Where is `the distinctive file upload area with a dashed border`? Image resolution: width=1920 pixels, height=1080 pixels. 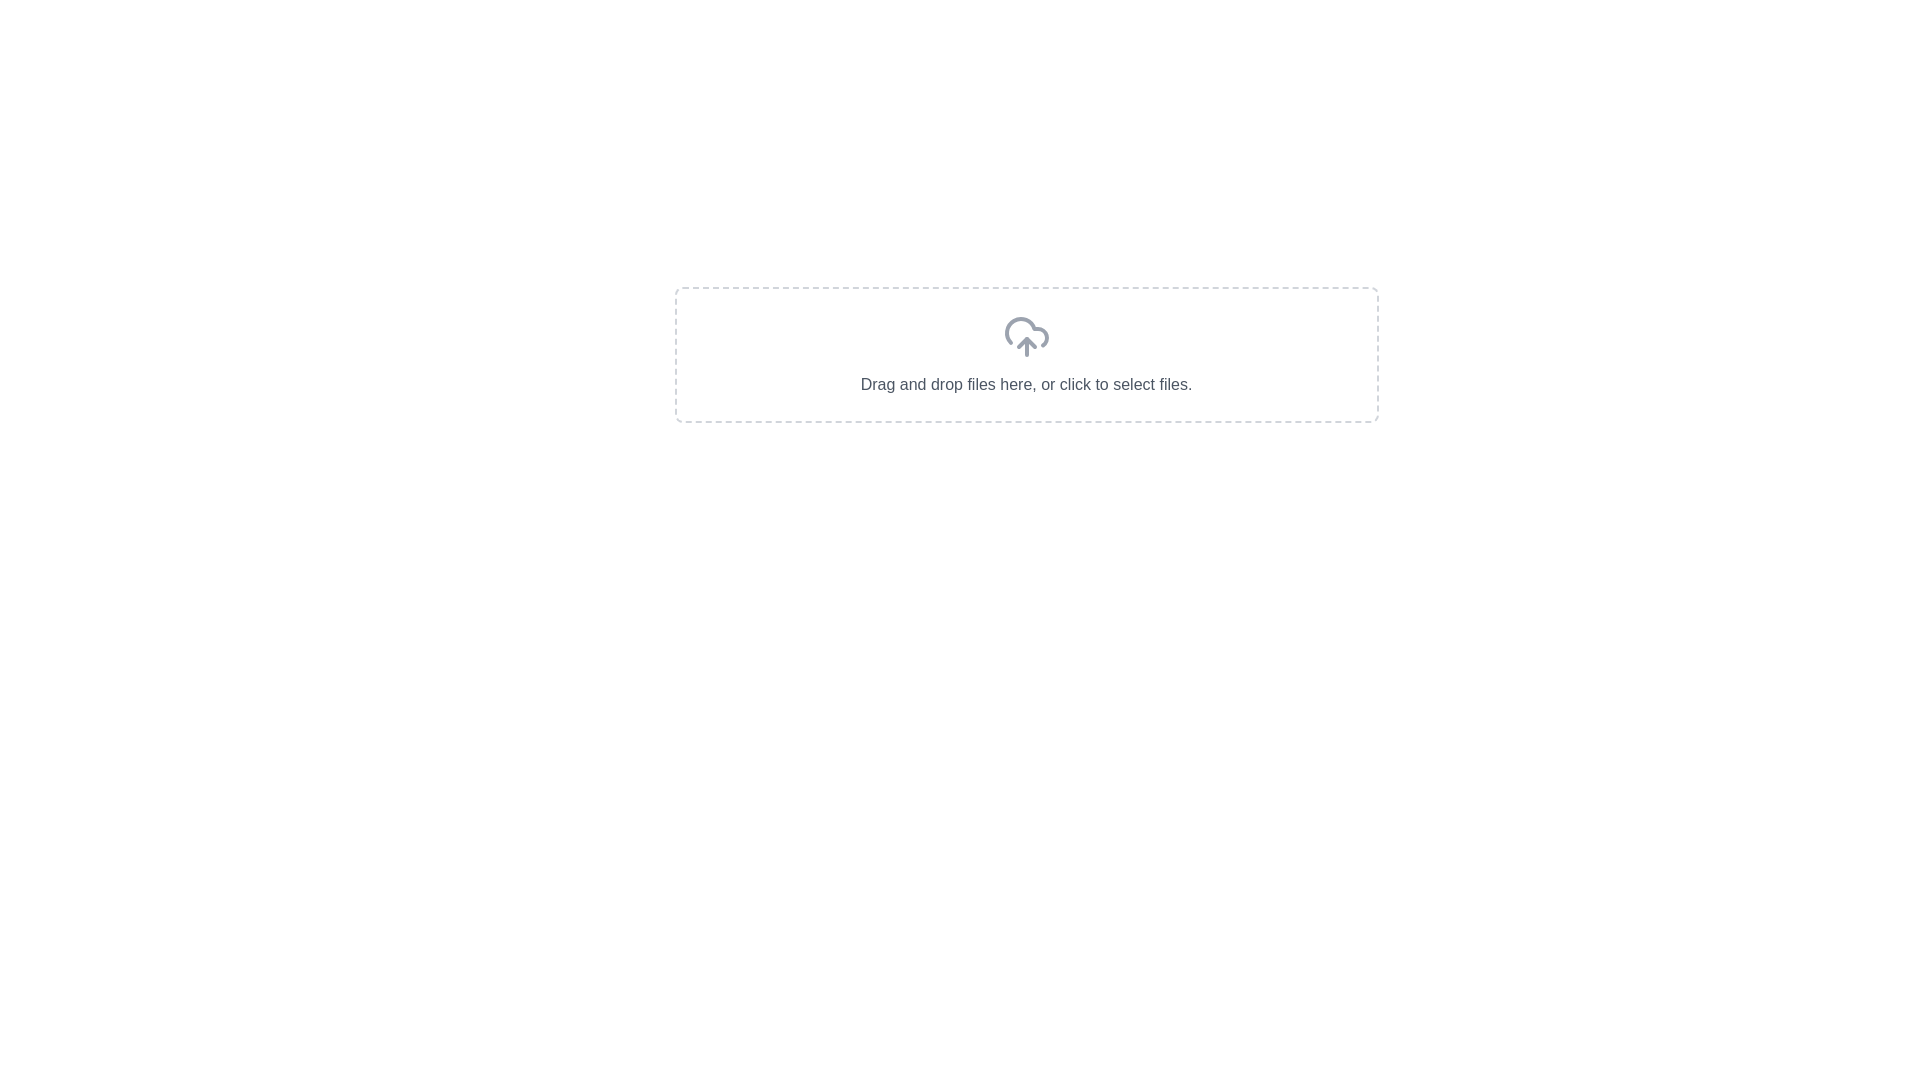 the distinctive file upload area with a dashed border is located at coordinates (1026, 353).